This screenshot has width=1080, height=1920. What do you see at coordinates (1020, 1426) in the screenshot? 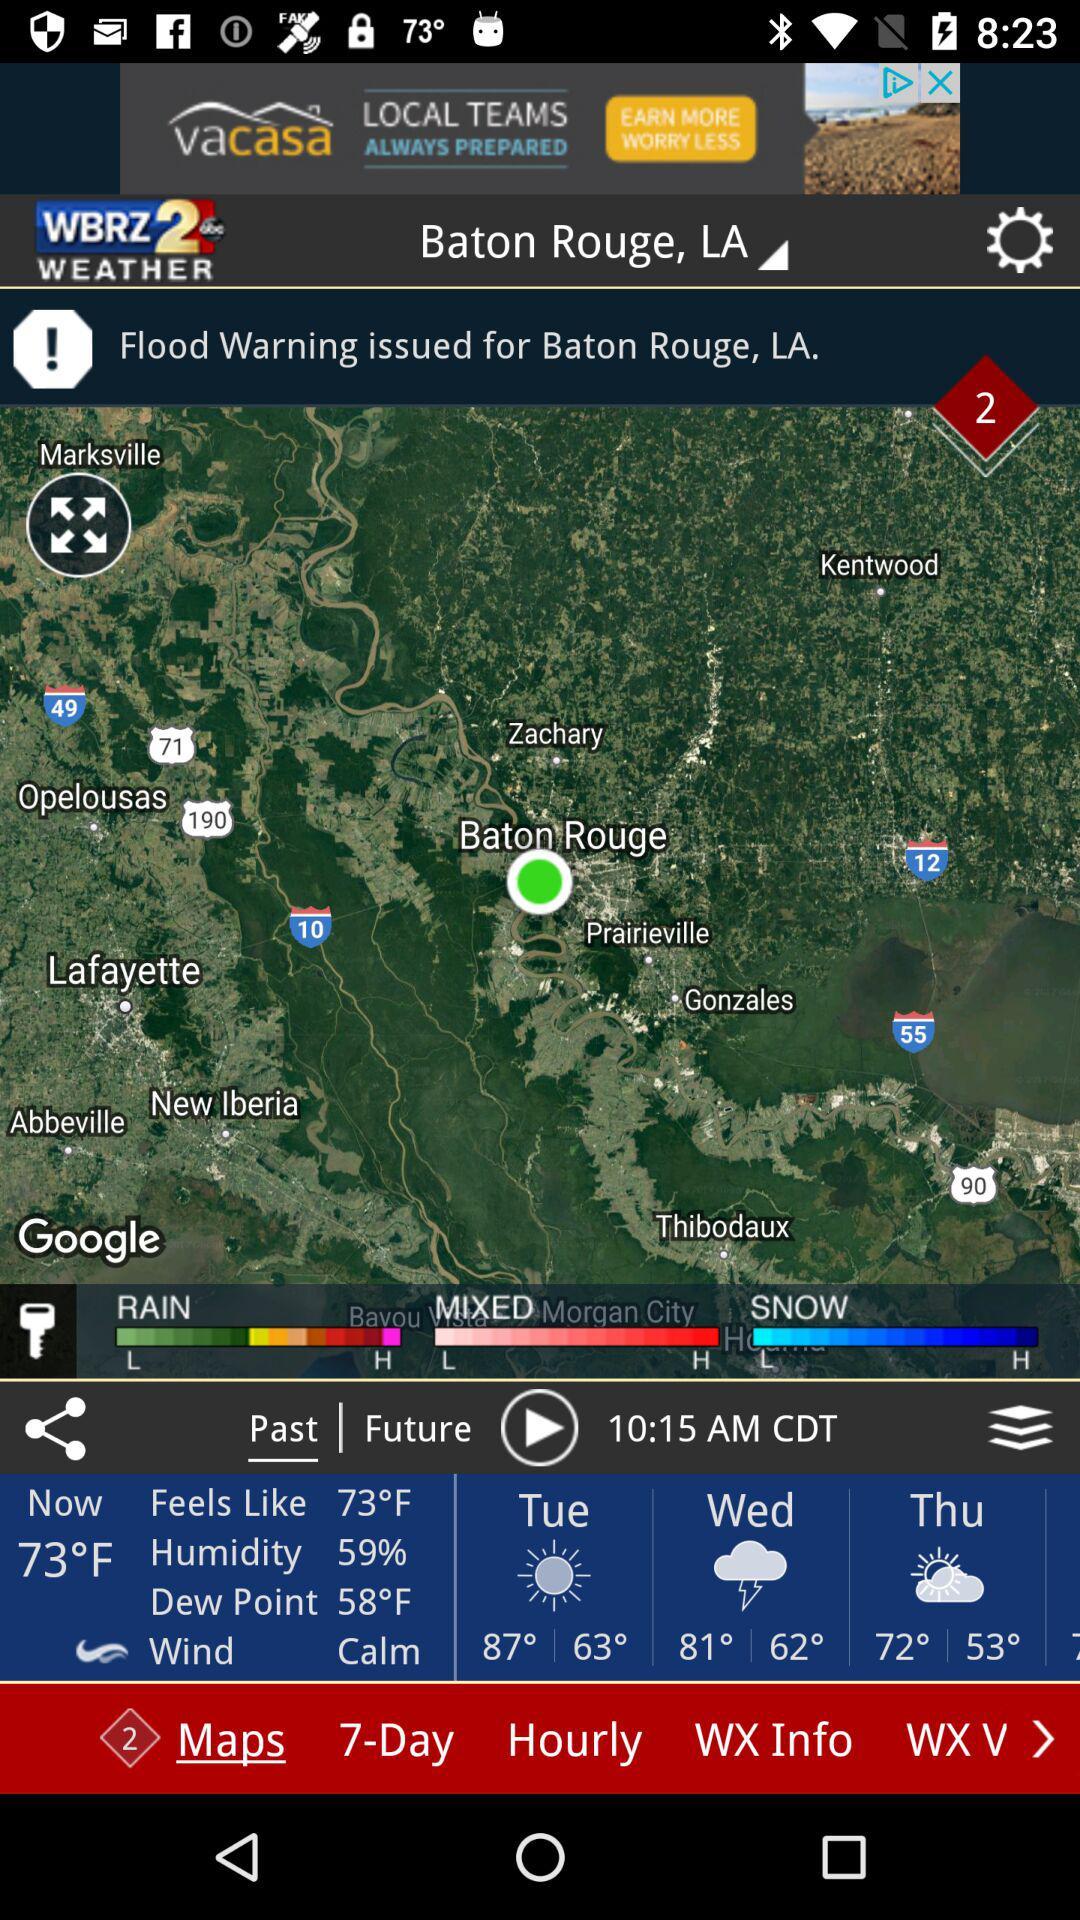
I see `the layers icon` at bounding box center [1020, 1426].